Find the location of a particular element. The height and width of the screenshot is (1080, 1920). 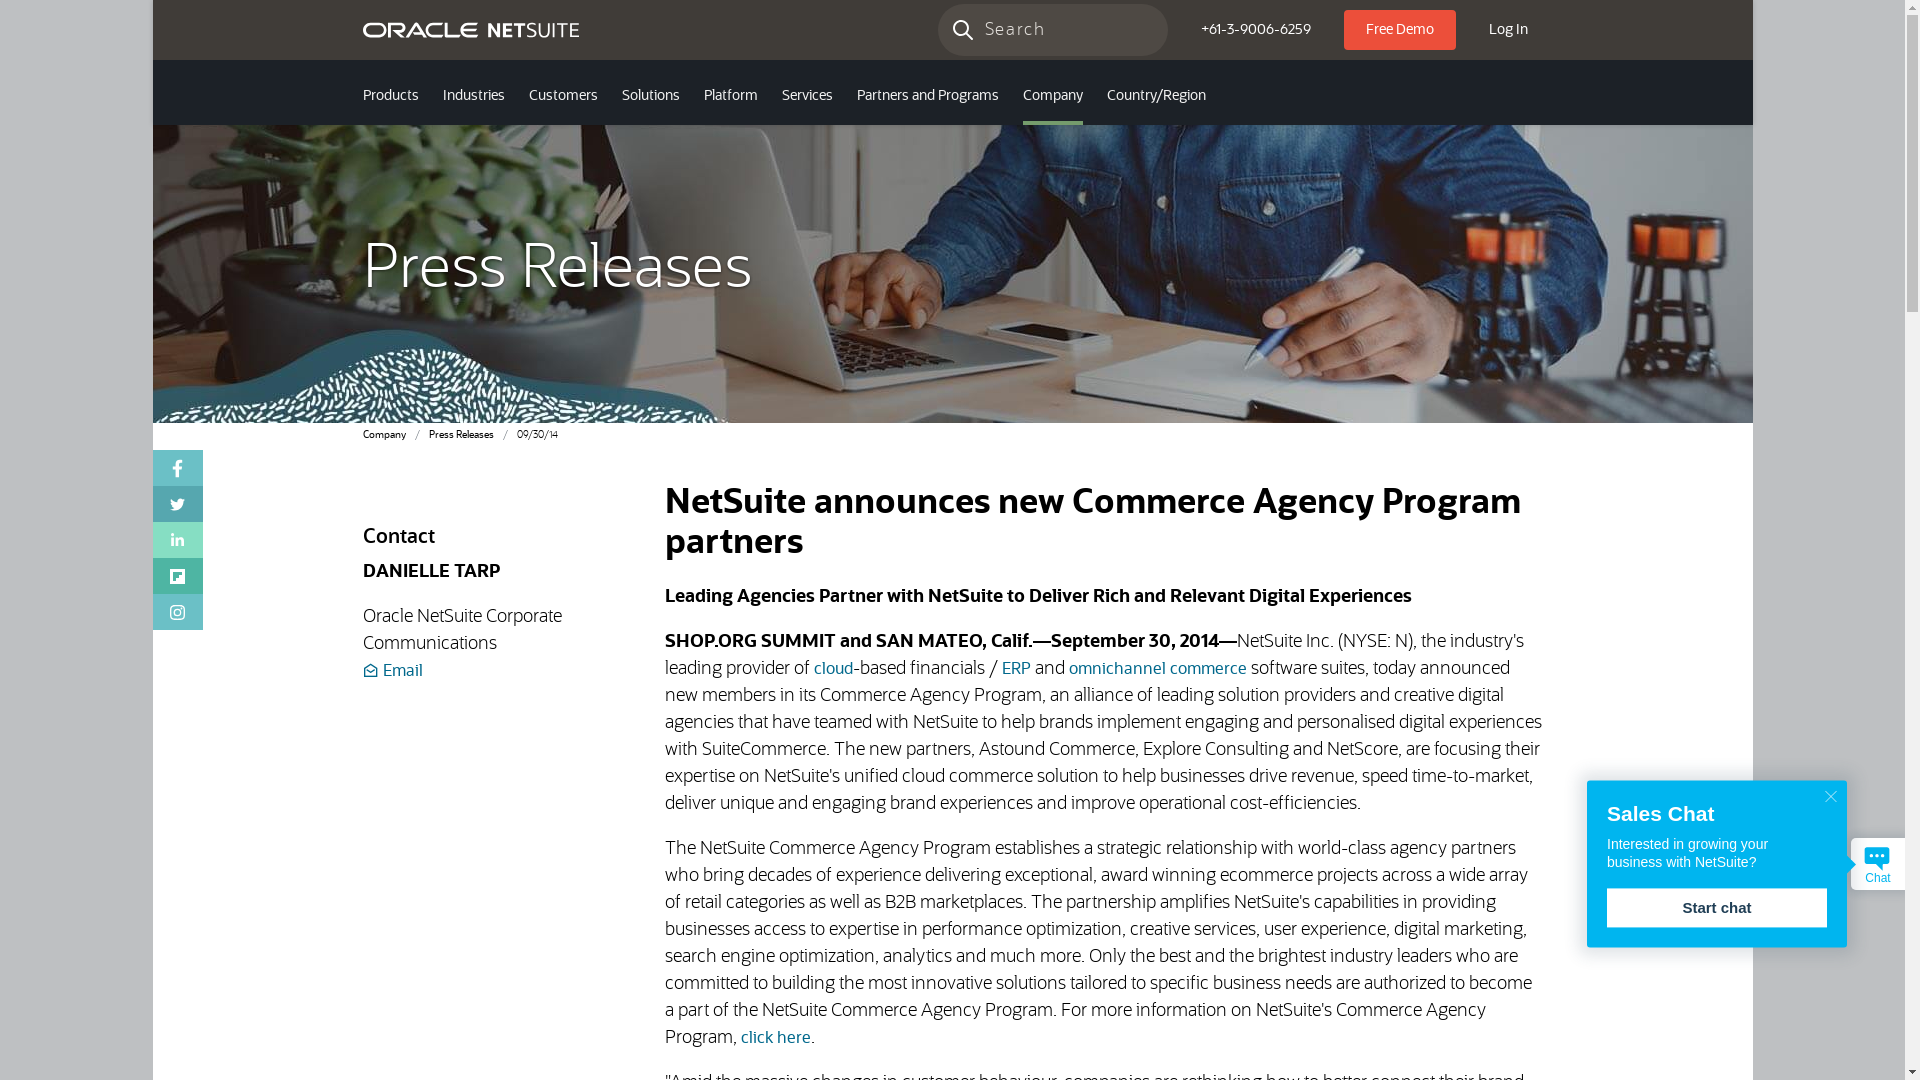

'Share to Facebook' is located at coordinates (151, 467).